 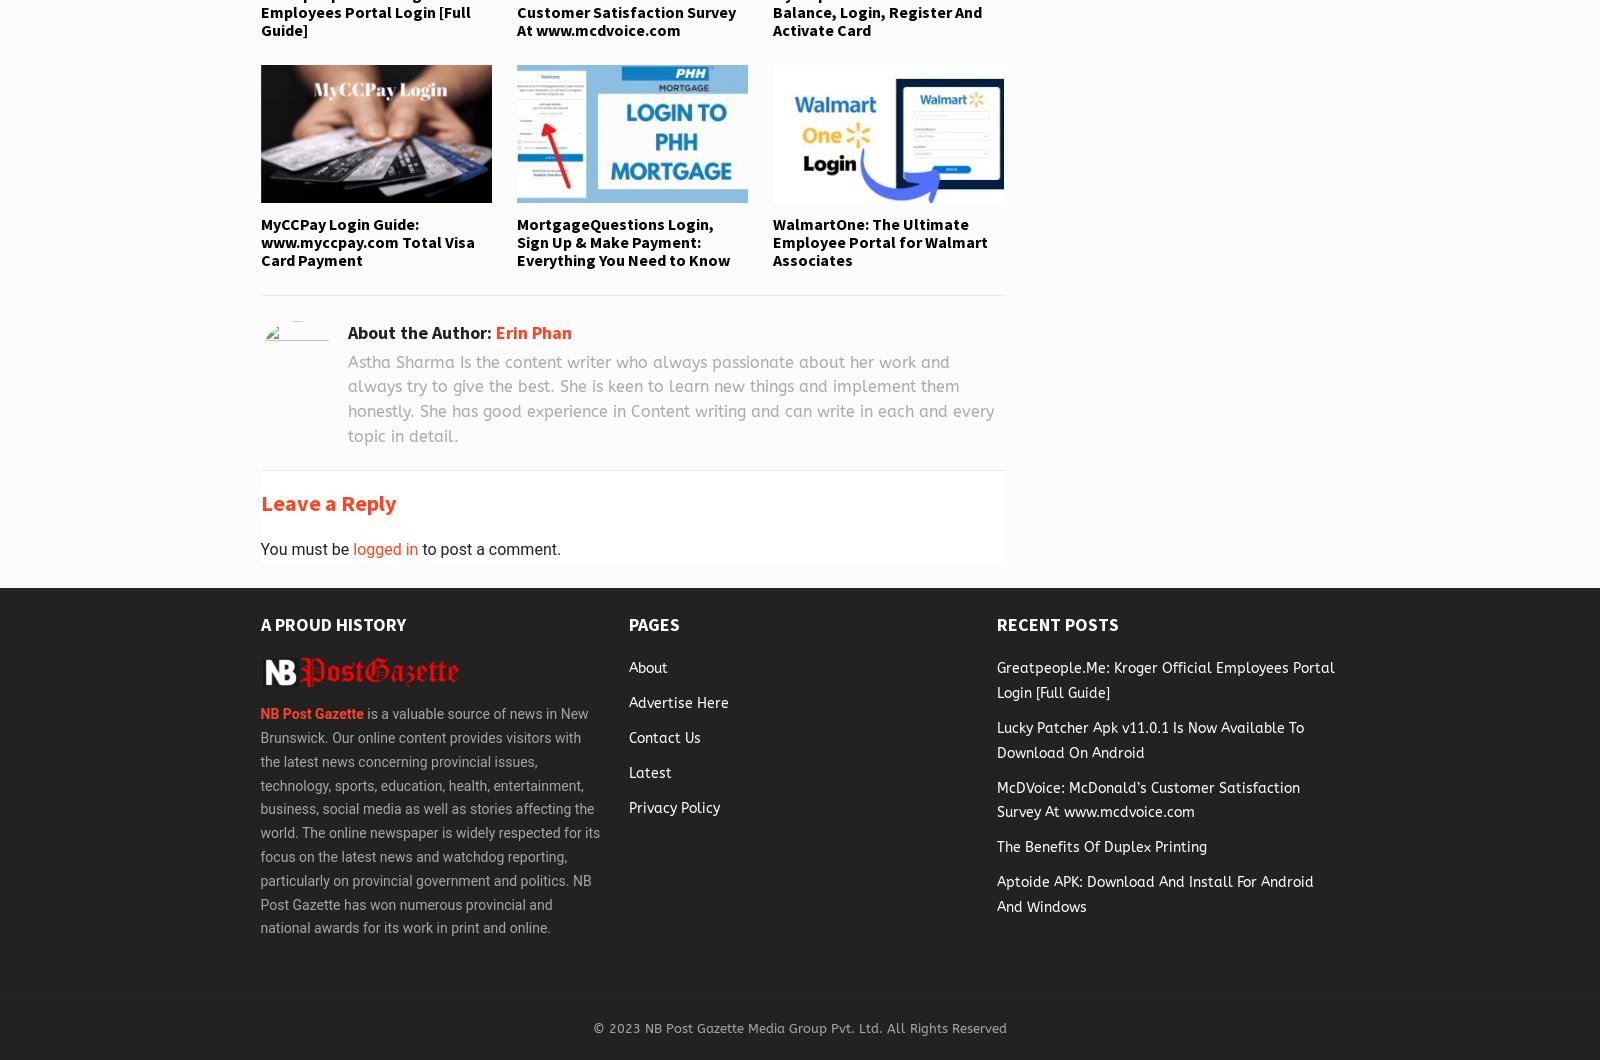 I want to click on 'Advertise Here', so click(x=678, y=702).